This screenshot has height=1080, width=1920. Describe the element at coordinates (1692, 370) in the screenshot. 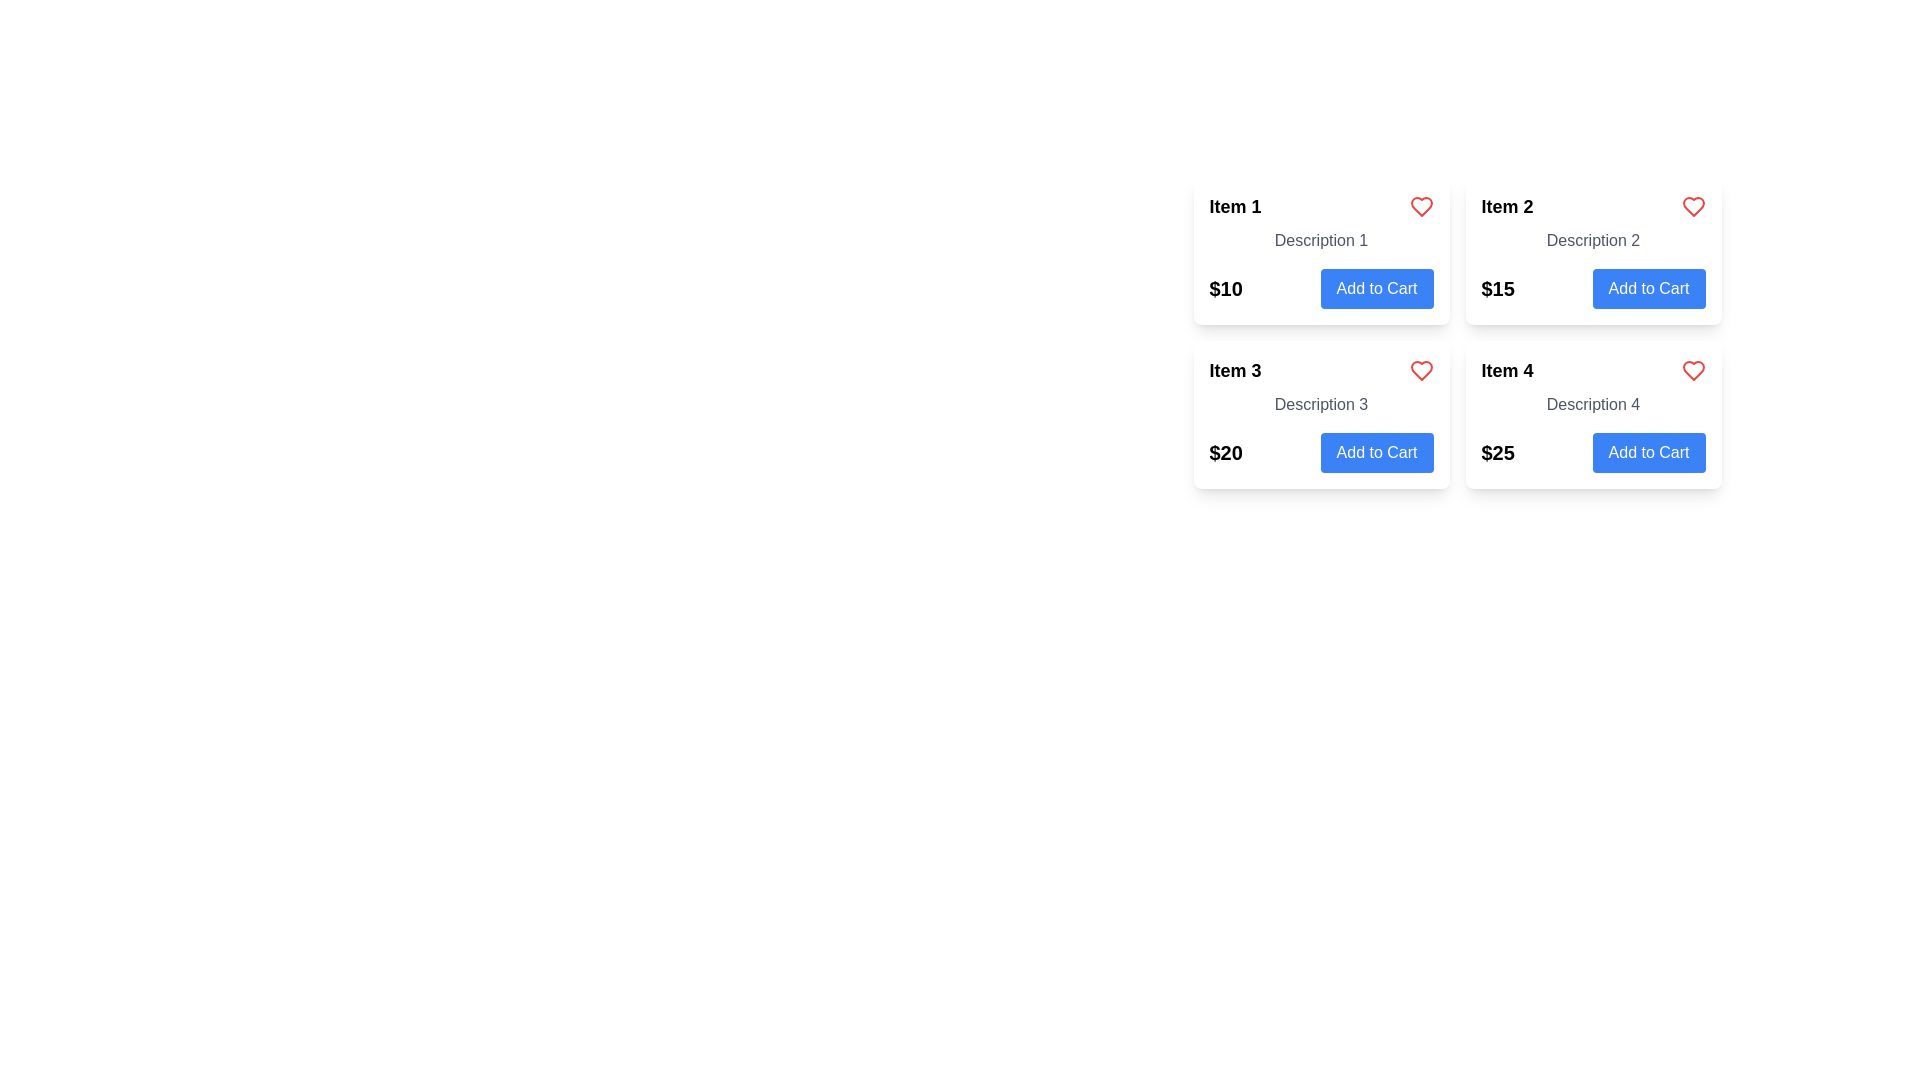

I see `the favorite icon button located at the top-right corner of 'Item 4' card` at that location.